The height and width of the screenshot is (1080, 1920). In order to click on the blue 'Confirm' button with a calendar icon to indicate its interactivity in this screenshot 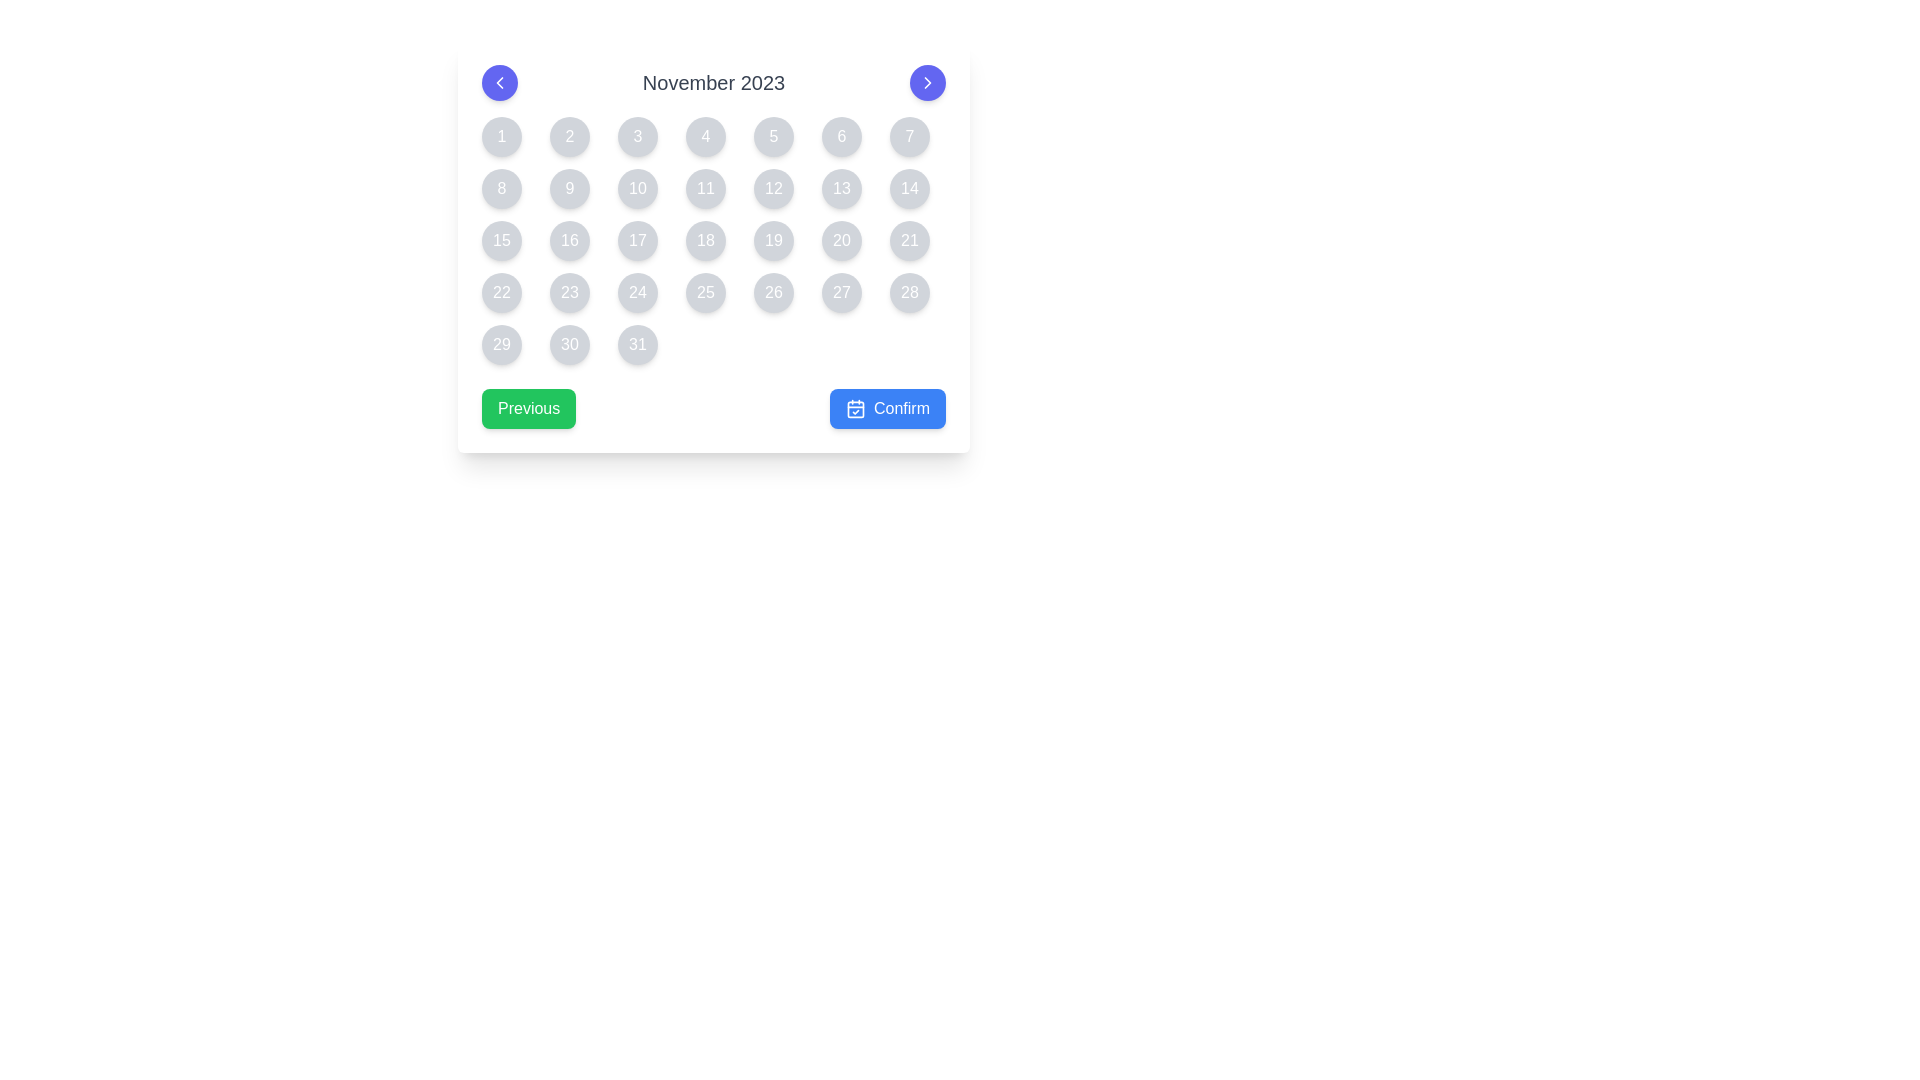, I will do `click(887, 407)`.